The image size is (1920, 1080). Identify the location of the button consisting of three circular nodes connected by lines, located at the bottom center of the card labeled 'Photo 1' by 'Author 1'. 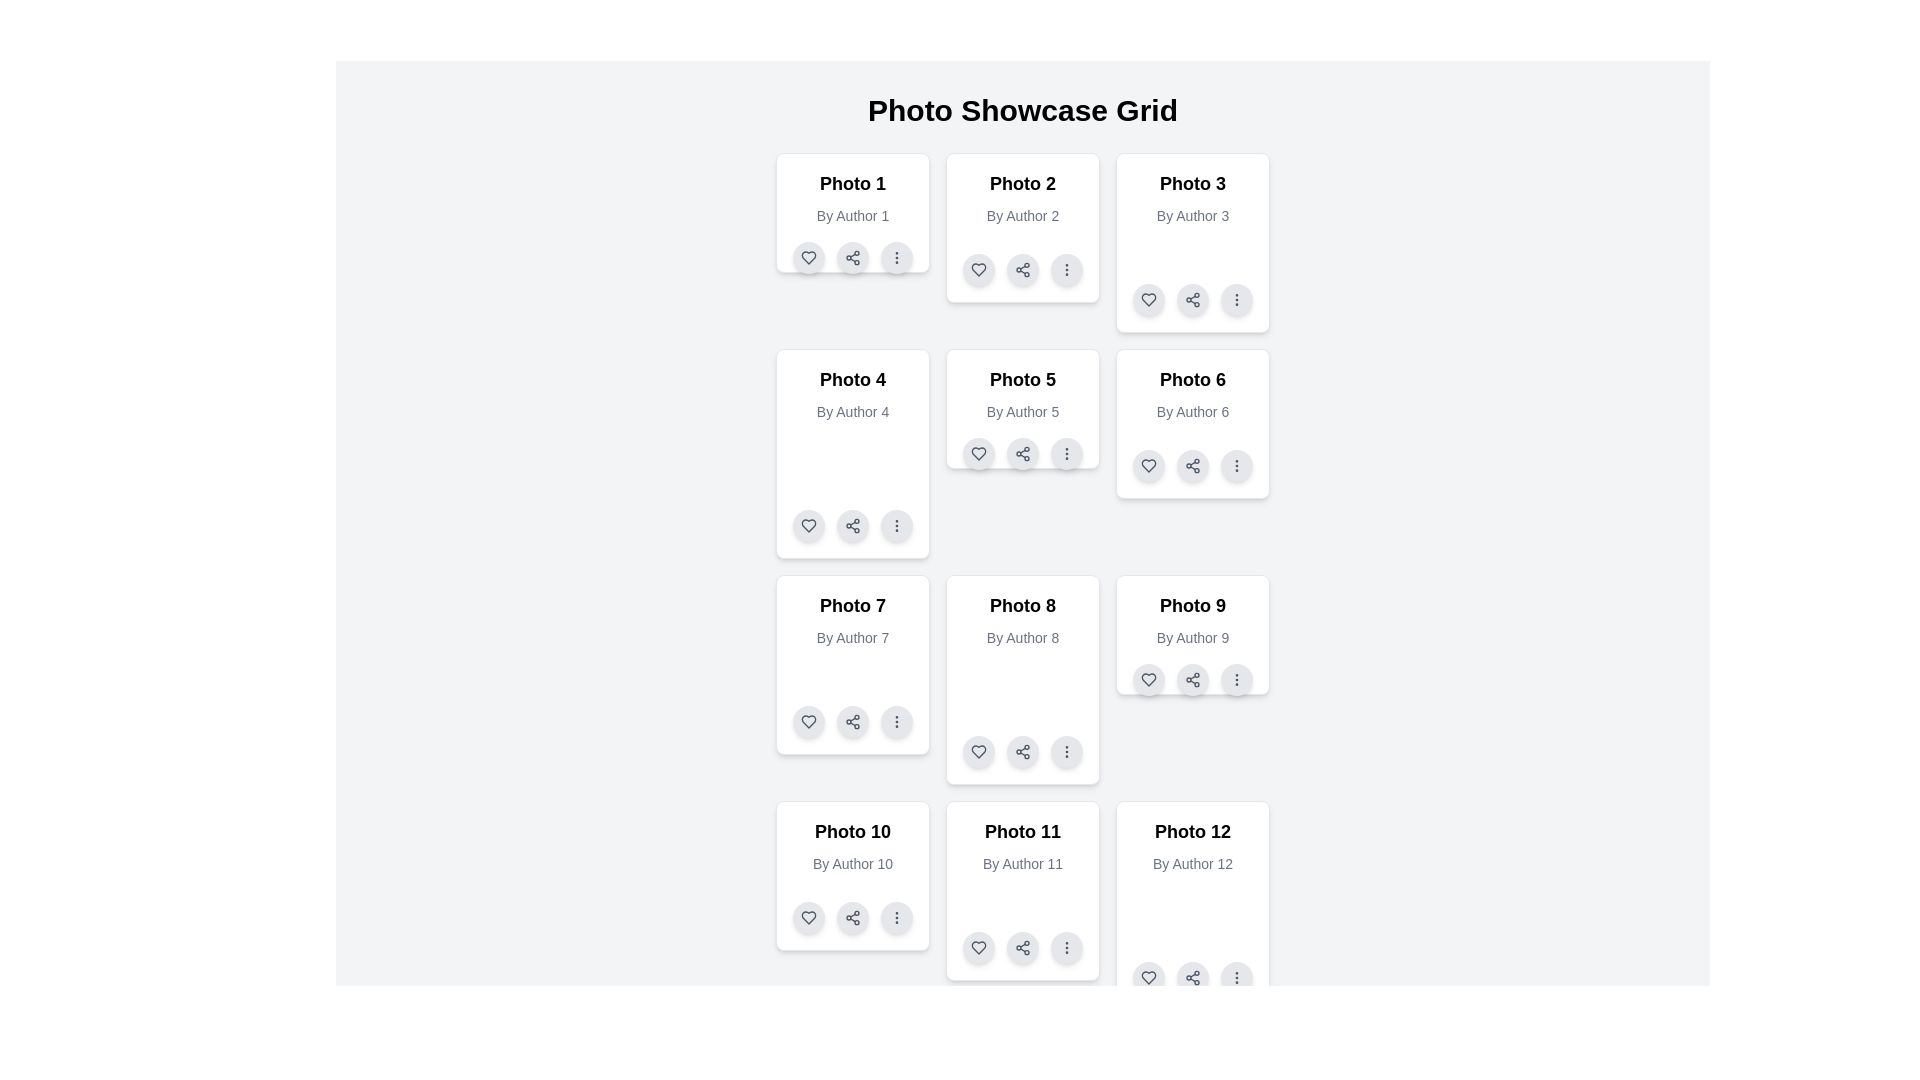
(853, 257).